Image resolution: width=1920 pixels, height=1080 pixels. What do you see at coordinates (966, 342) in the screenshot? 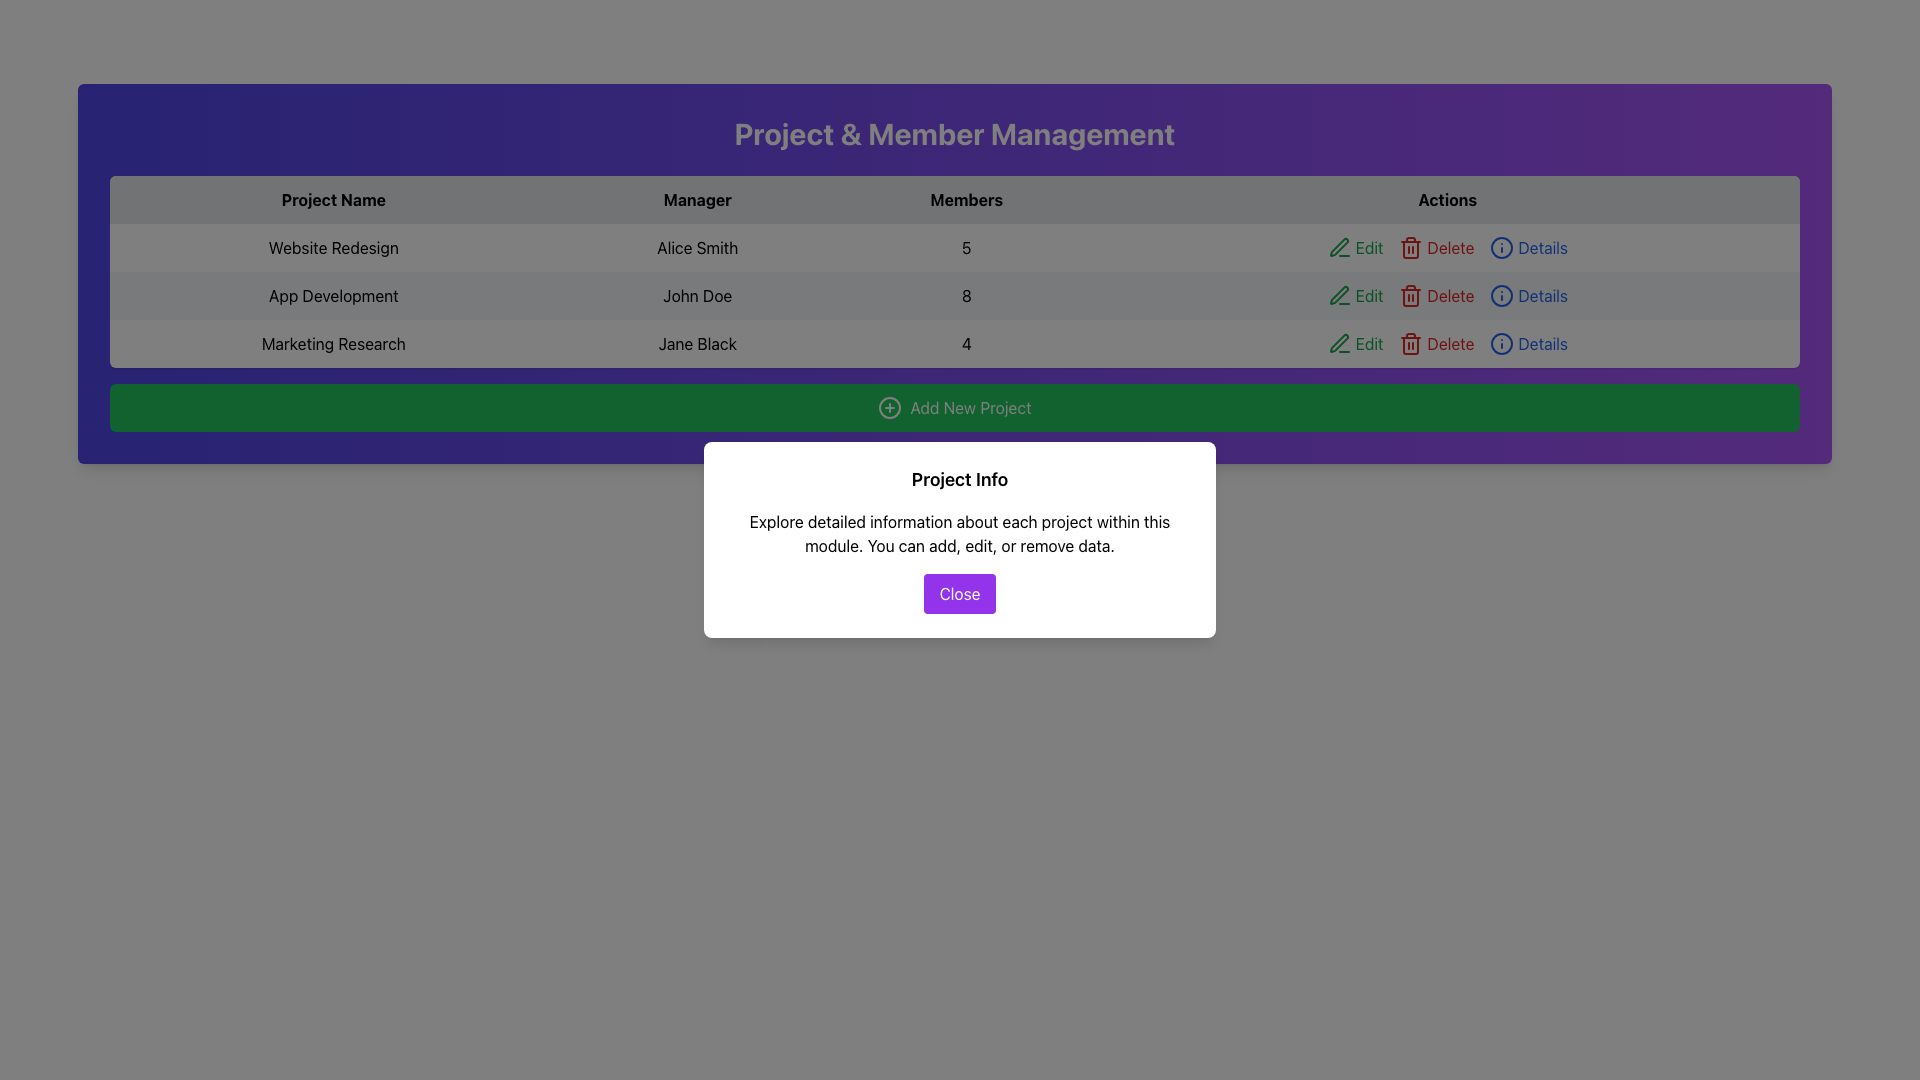
I see `the text label displaying the number '4' in bold within the 'Members' column of the 'Marketing Research' row in the table` at bounding box center [966, 342].